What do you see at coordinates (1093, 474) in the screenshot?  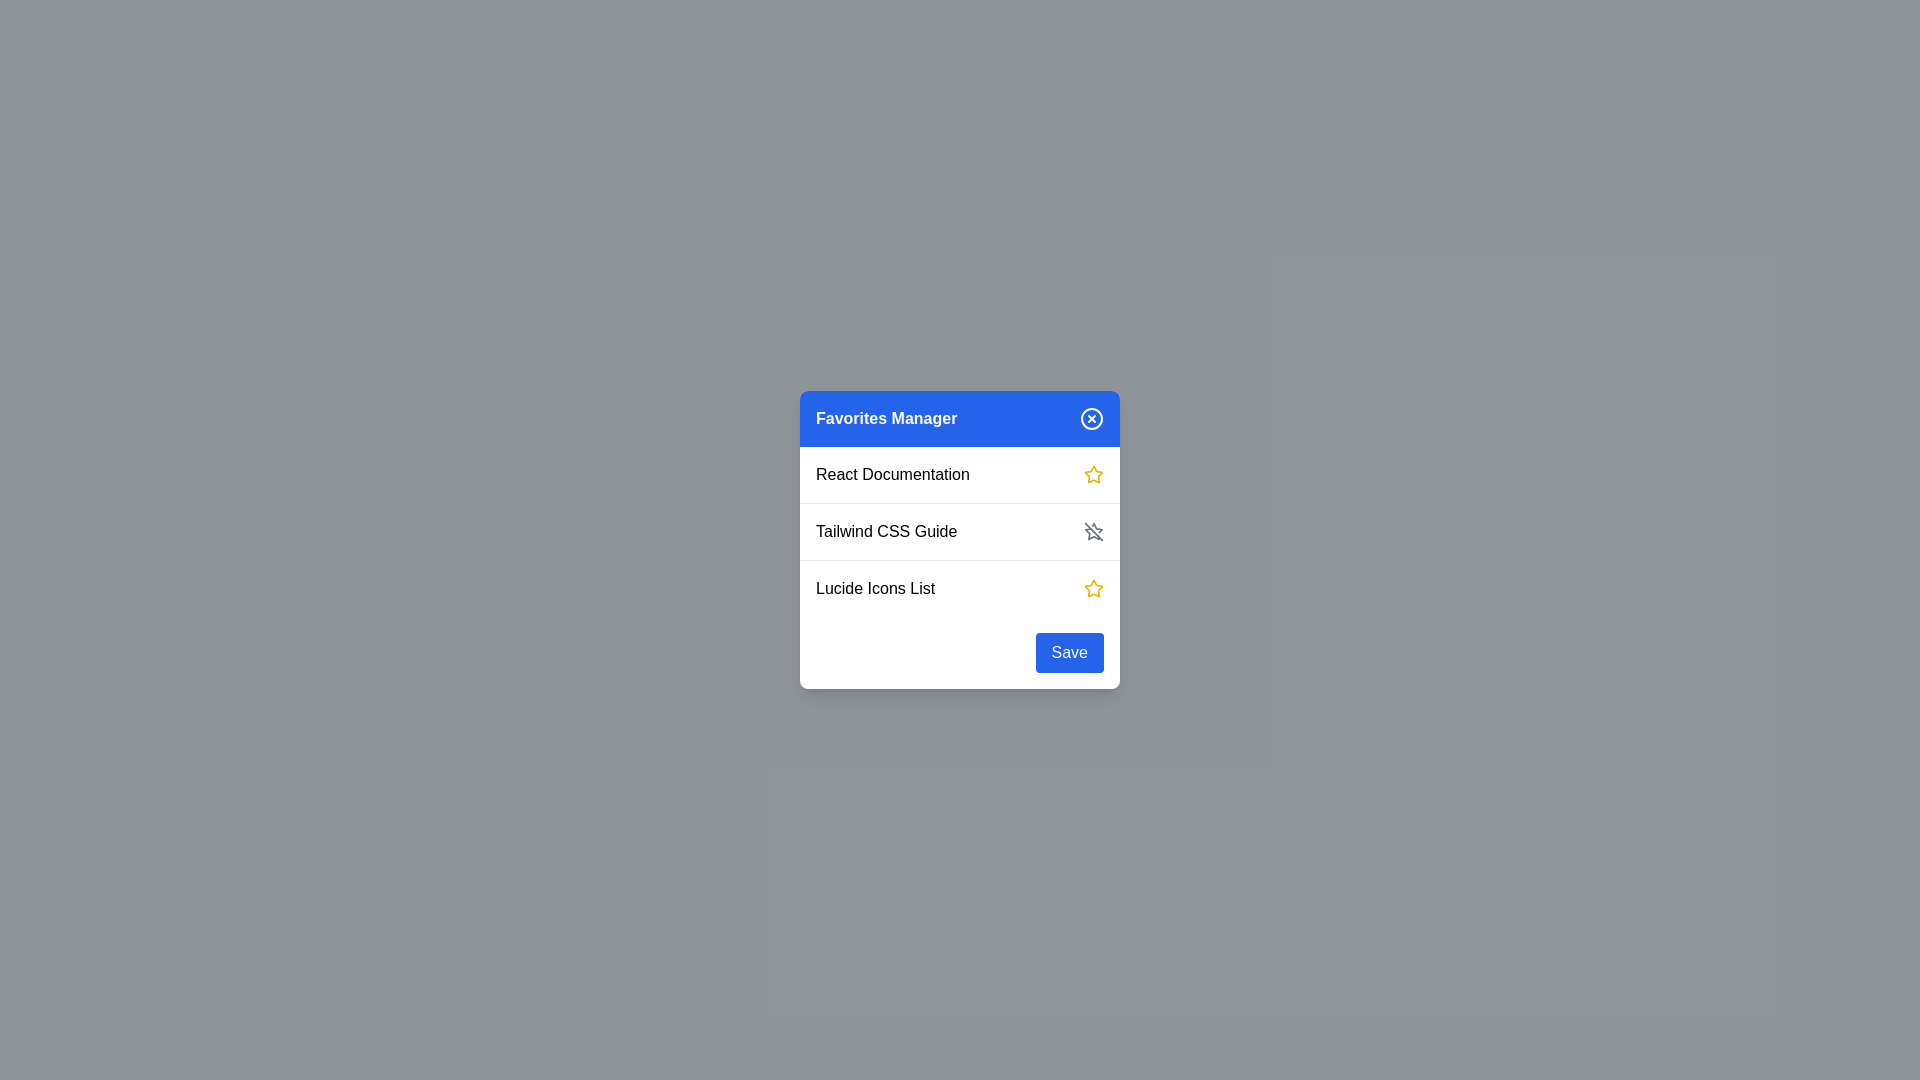 I see `the star icon to toggle the favorite status of the item React Documentation` at bounding box center [1093, 474].